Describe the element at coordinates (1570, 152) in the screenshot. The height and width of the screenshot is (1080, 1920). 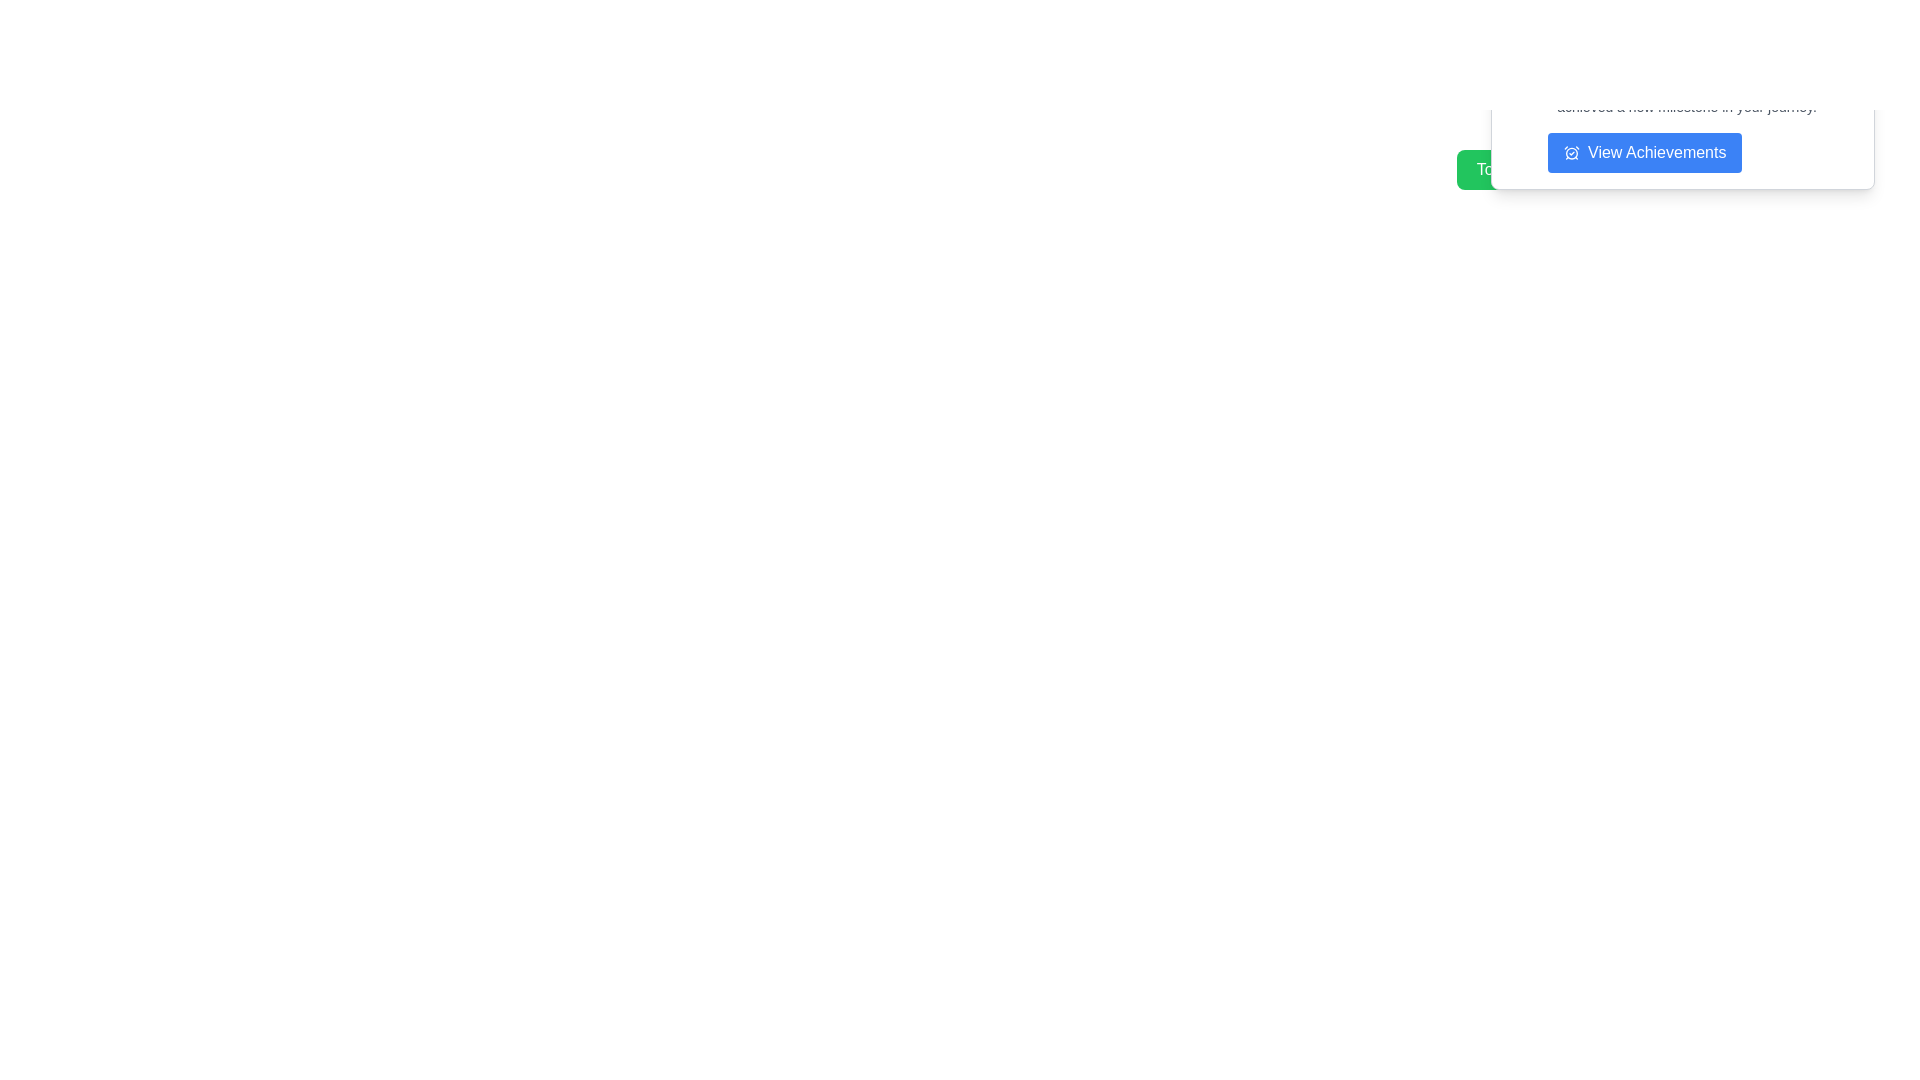
I see `the icon representing the action of viewing achievements, which is located to the left of the 'View Achievements' button text` at that location.